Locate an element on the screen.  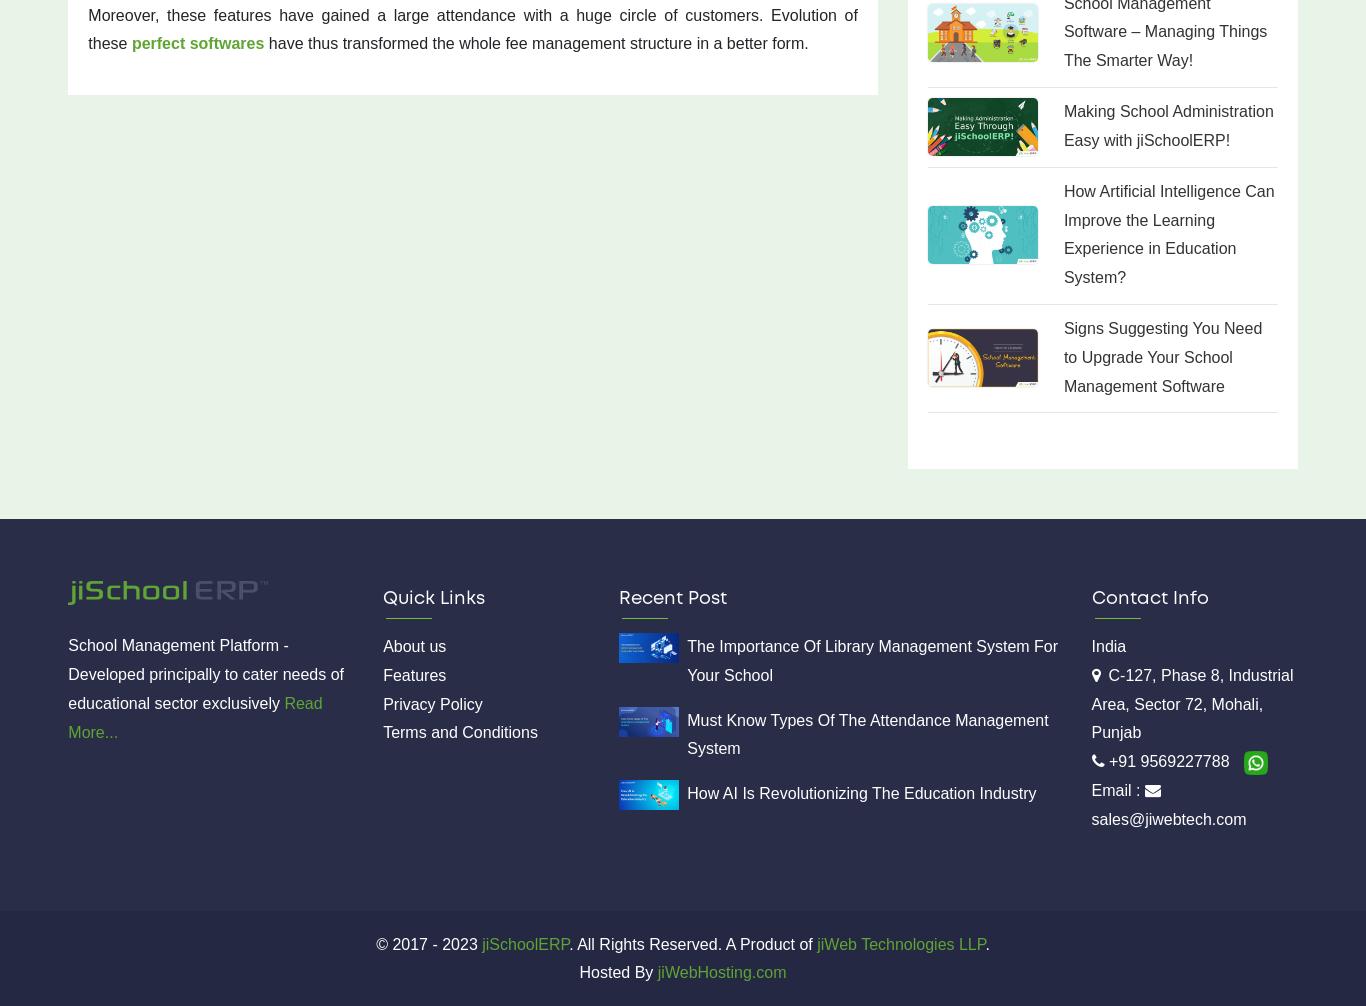
'jiWebHosting.com' is located at coordinates (721, 971).